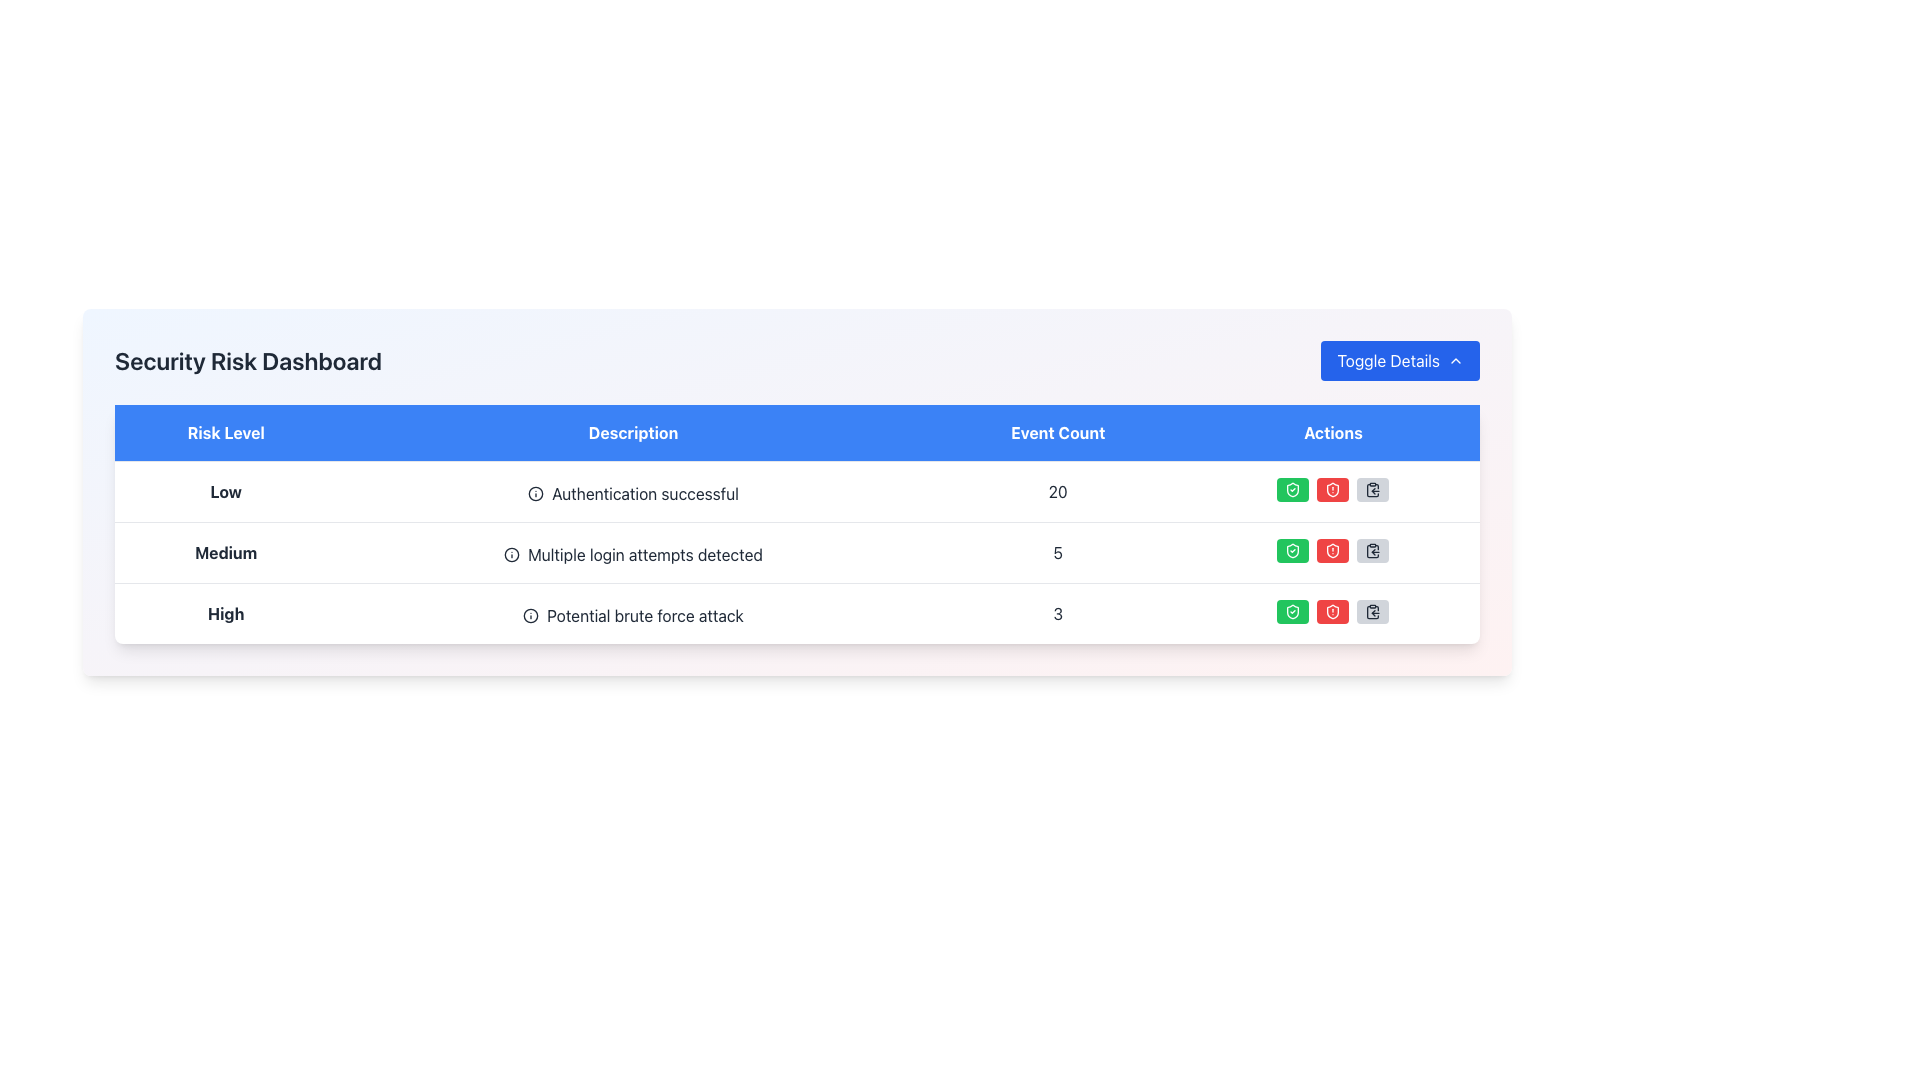 The height and width of the screenshot is (1080, 1920). Describe the element at coordinates (1293, 611) in the screenshot. I see `the first graphic icon in the 'Actions' column of the 'High' risk level row, which indicates a secure or approved status` at that location.